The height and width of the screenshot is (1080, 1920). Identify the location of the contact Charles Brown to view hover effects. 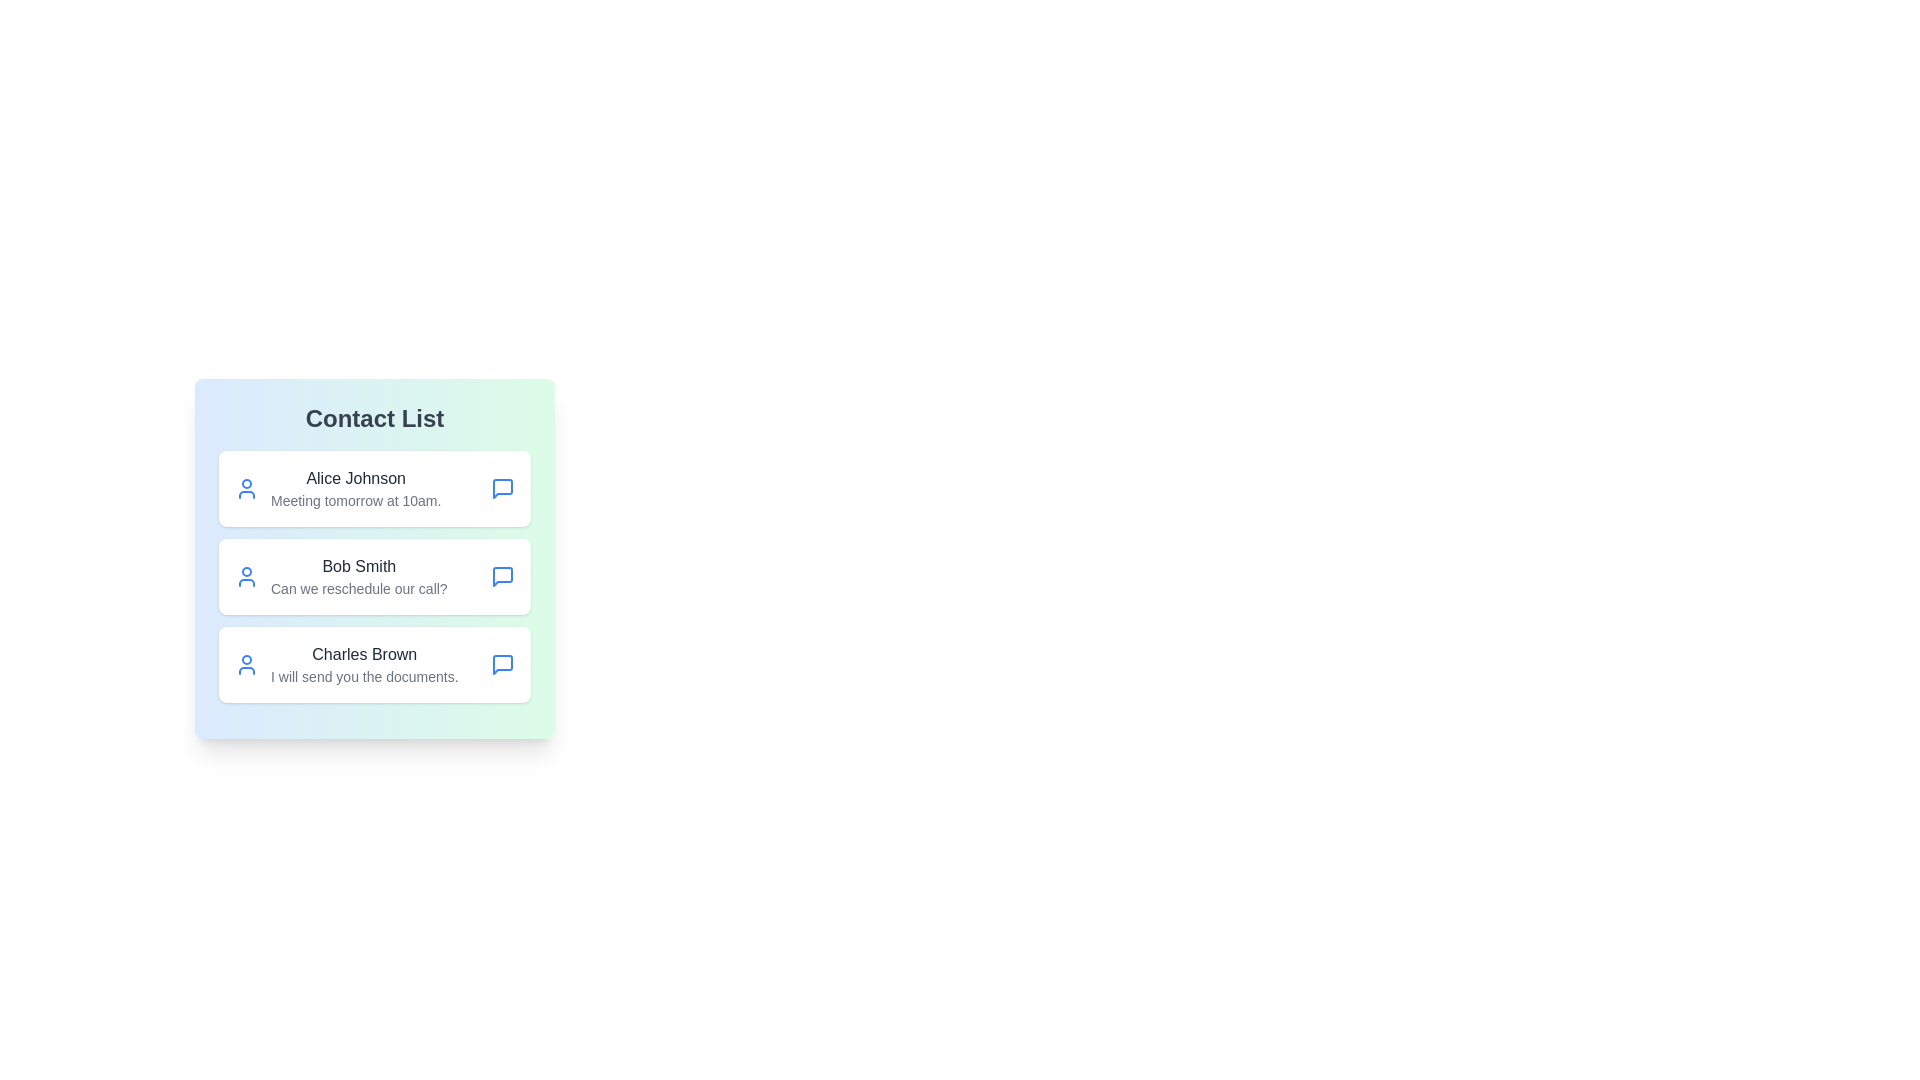
(374, 664).